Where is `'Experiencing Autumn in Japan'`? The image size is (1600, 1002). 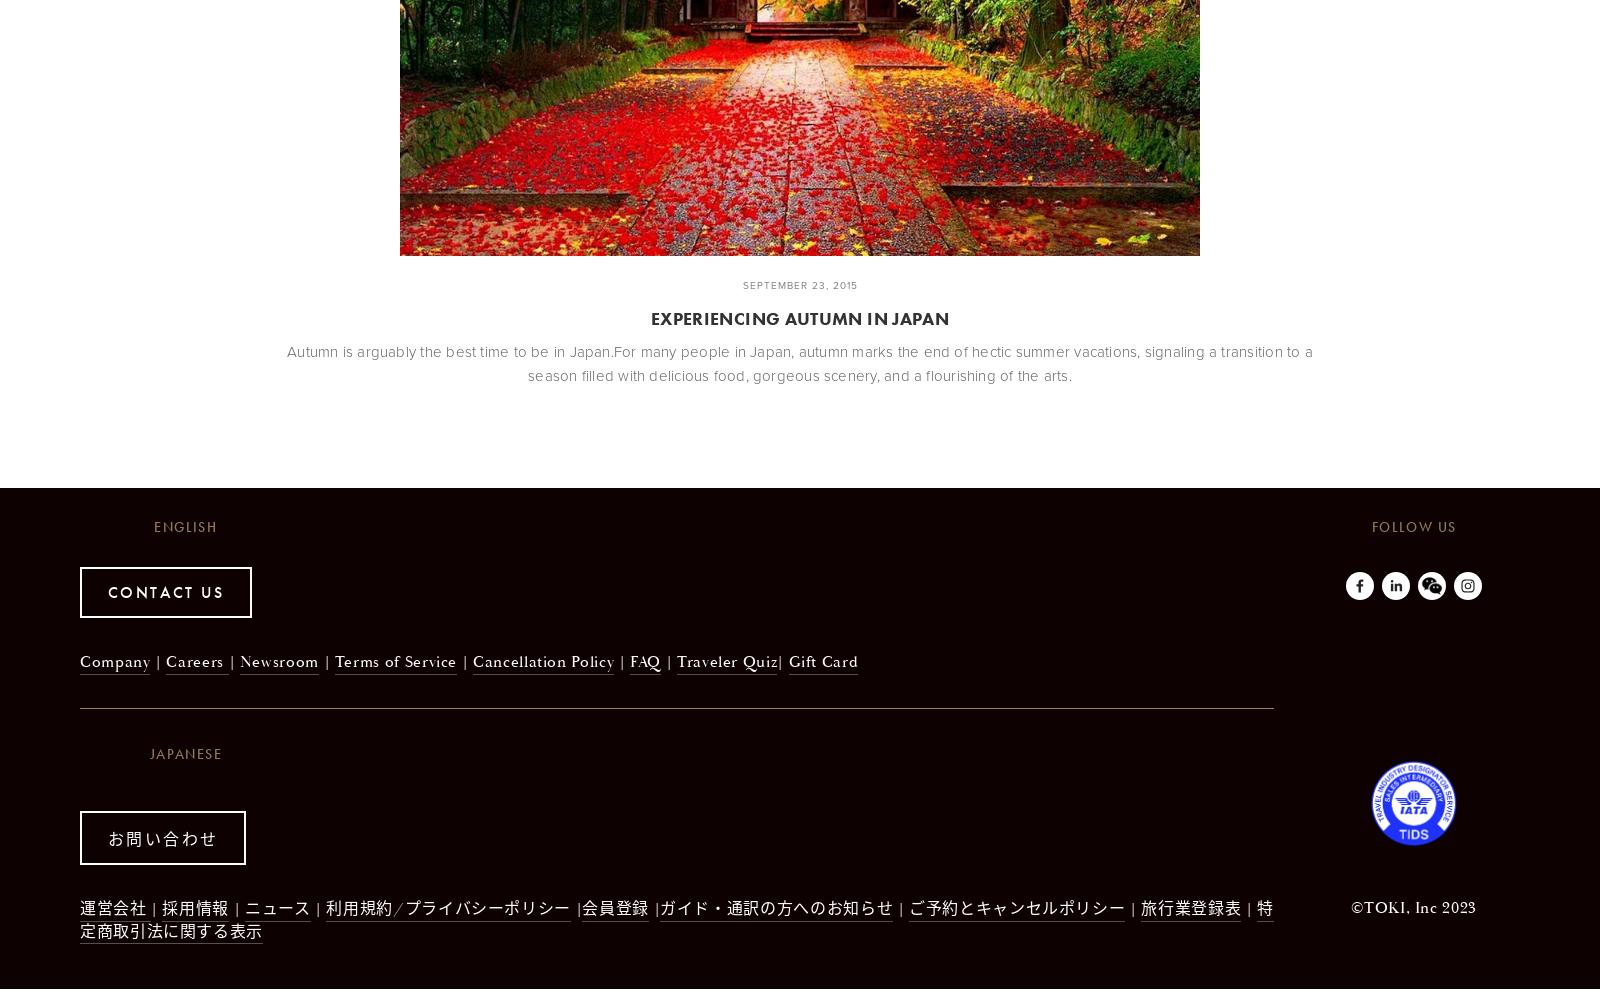 'Experiencing Autumn in Japan' is located at coordinates (799, 316).